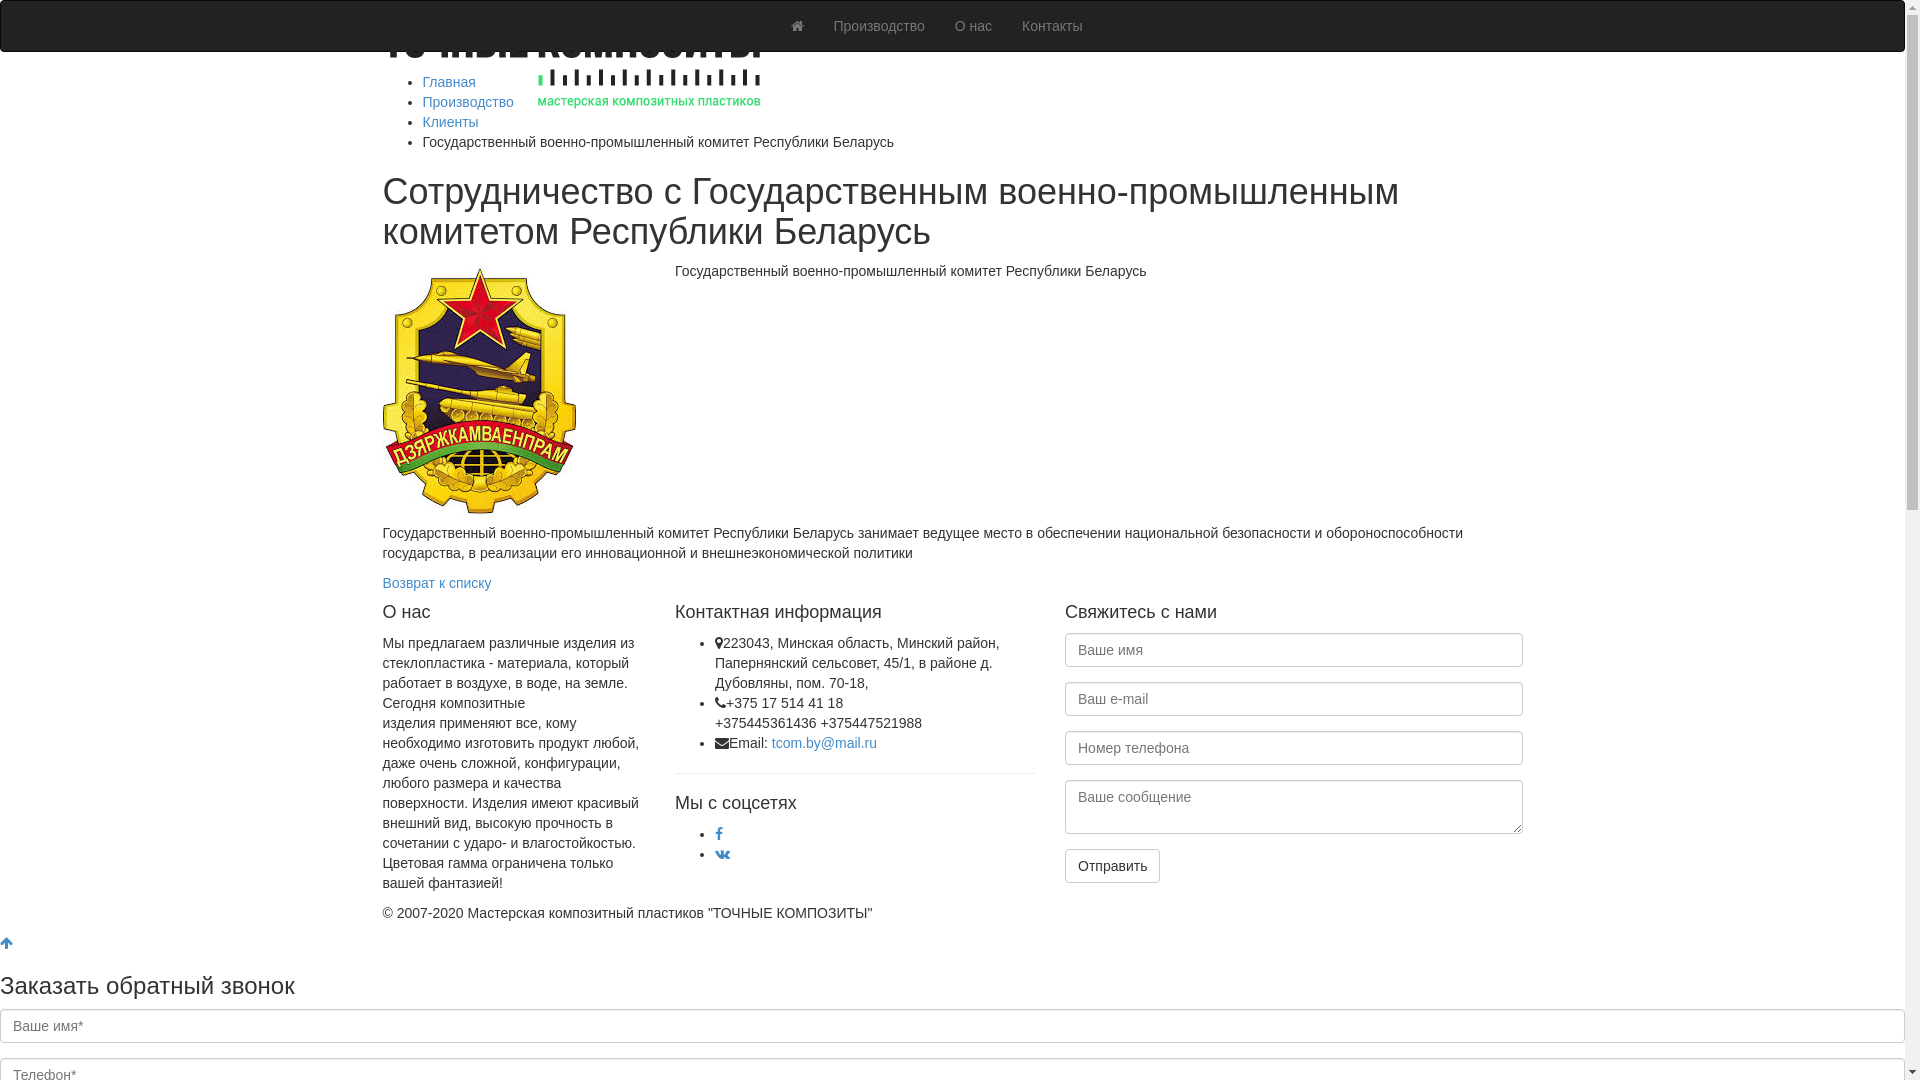 This screenshot has width=1920, height=1080. What do you see at coordinates (824, 743) in the screenshot?
I see `'tcom.by@mail.ru'` at bounding box center [824, 743].